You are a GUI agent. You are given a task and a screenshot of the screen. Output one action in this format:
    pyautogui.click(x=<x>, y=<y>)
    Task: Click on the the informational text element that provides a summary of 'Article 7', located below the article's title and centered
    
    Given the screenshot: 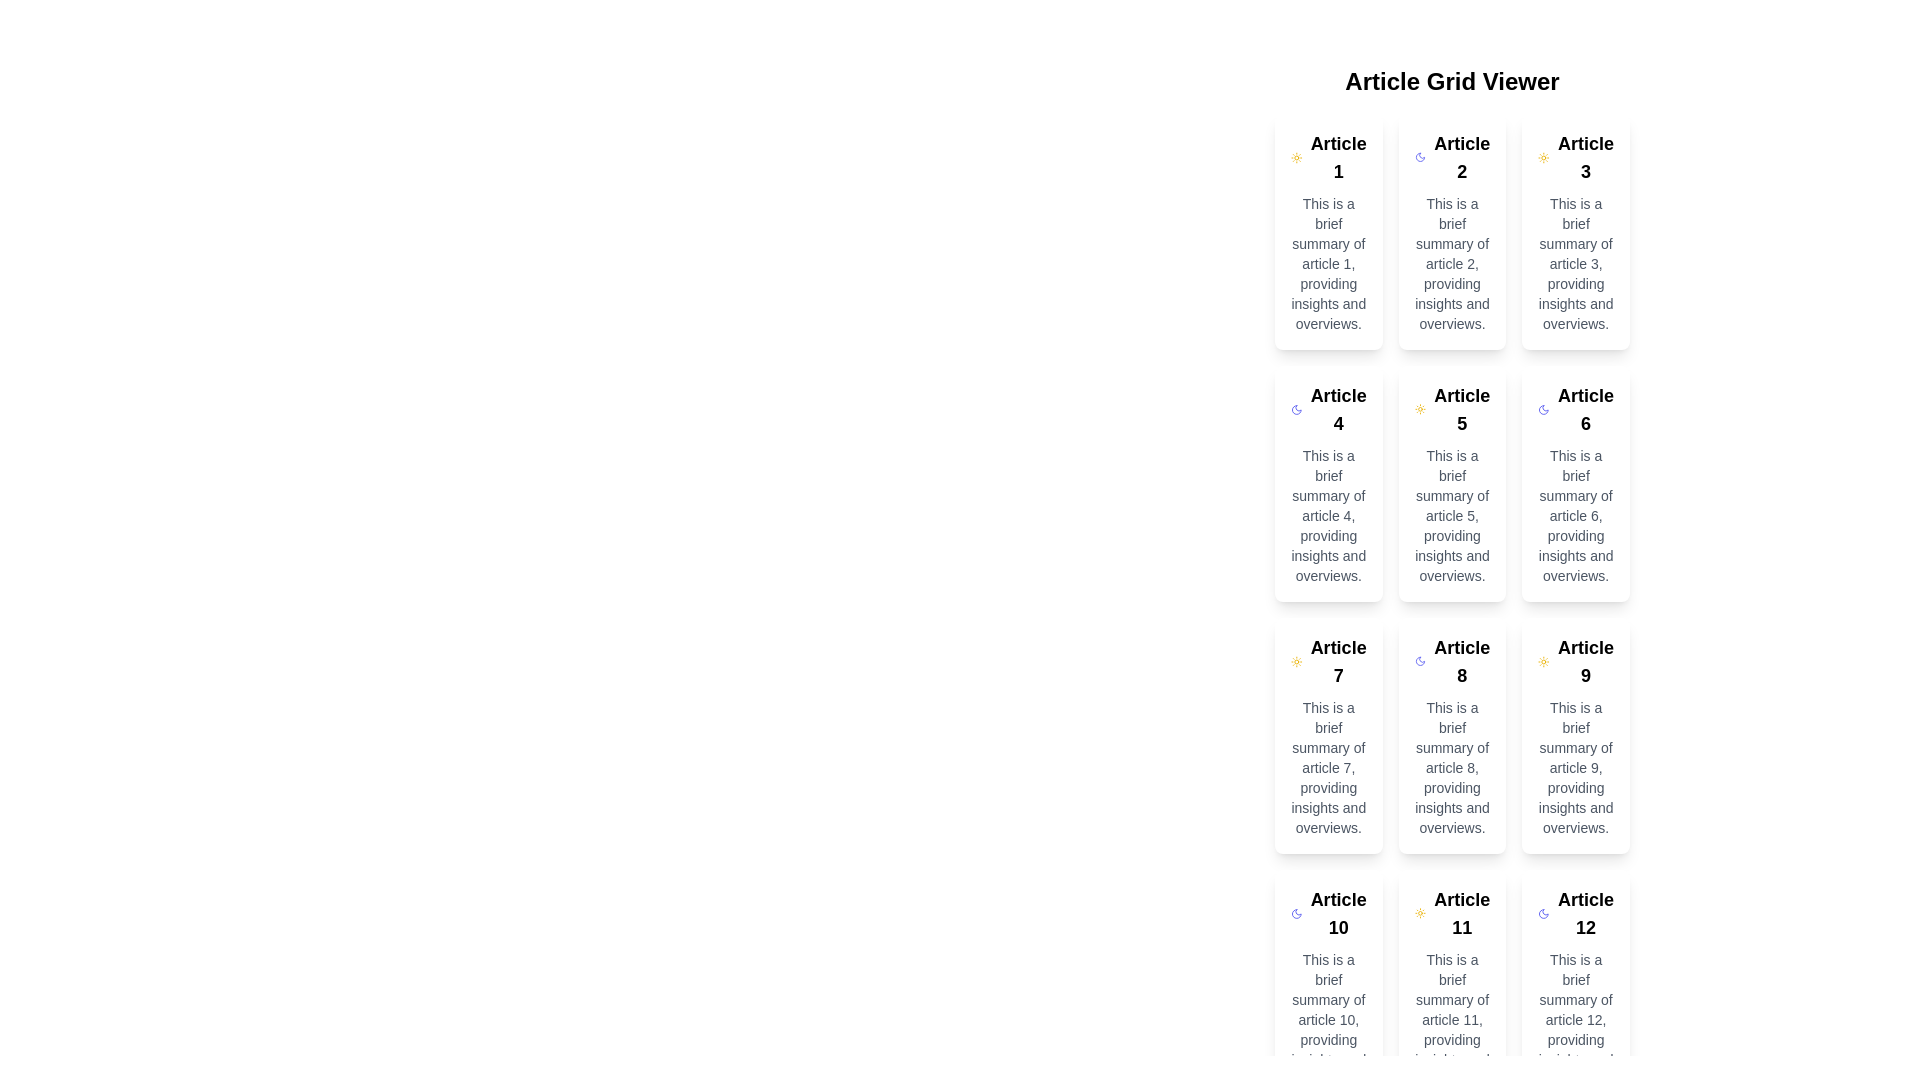 What is the action you would take?
    pyautogui.click(x=1328, y=766)
    